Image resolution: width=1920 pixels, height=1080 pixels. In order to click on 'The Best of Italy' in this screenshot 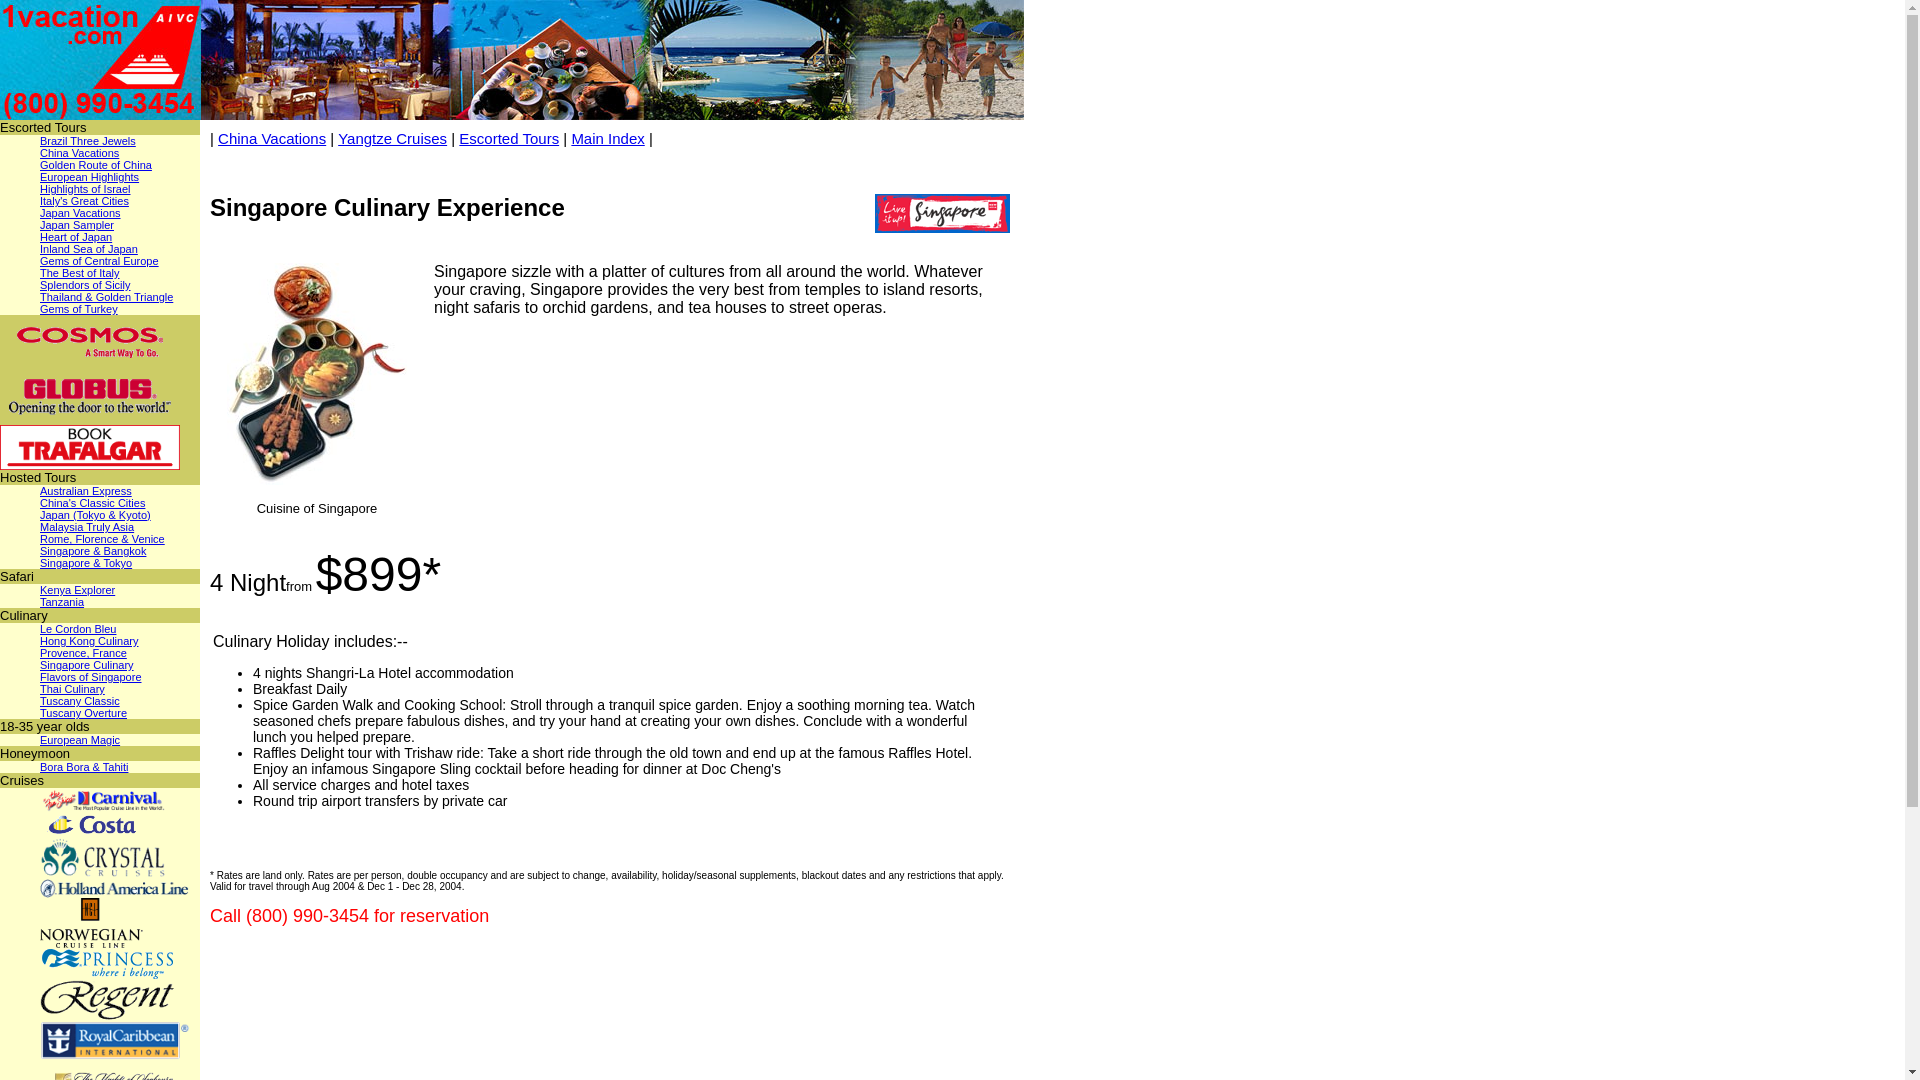, I will do `click(79, 273)`.